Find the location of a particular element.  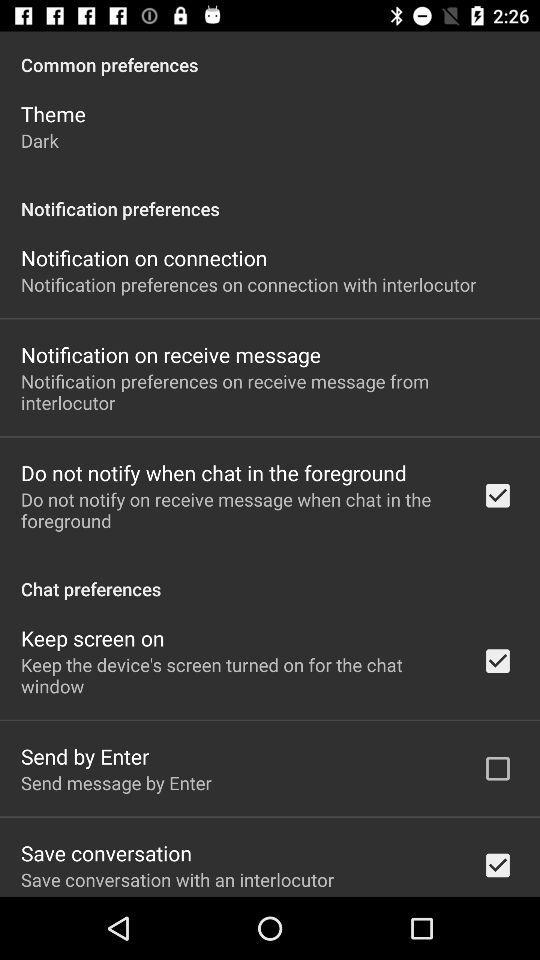

the icon above send by enter is located at coordinates (238, 675).